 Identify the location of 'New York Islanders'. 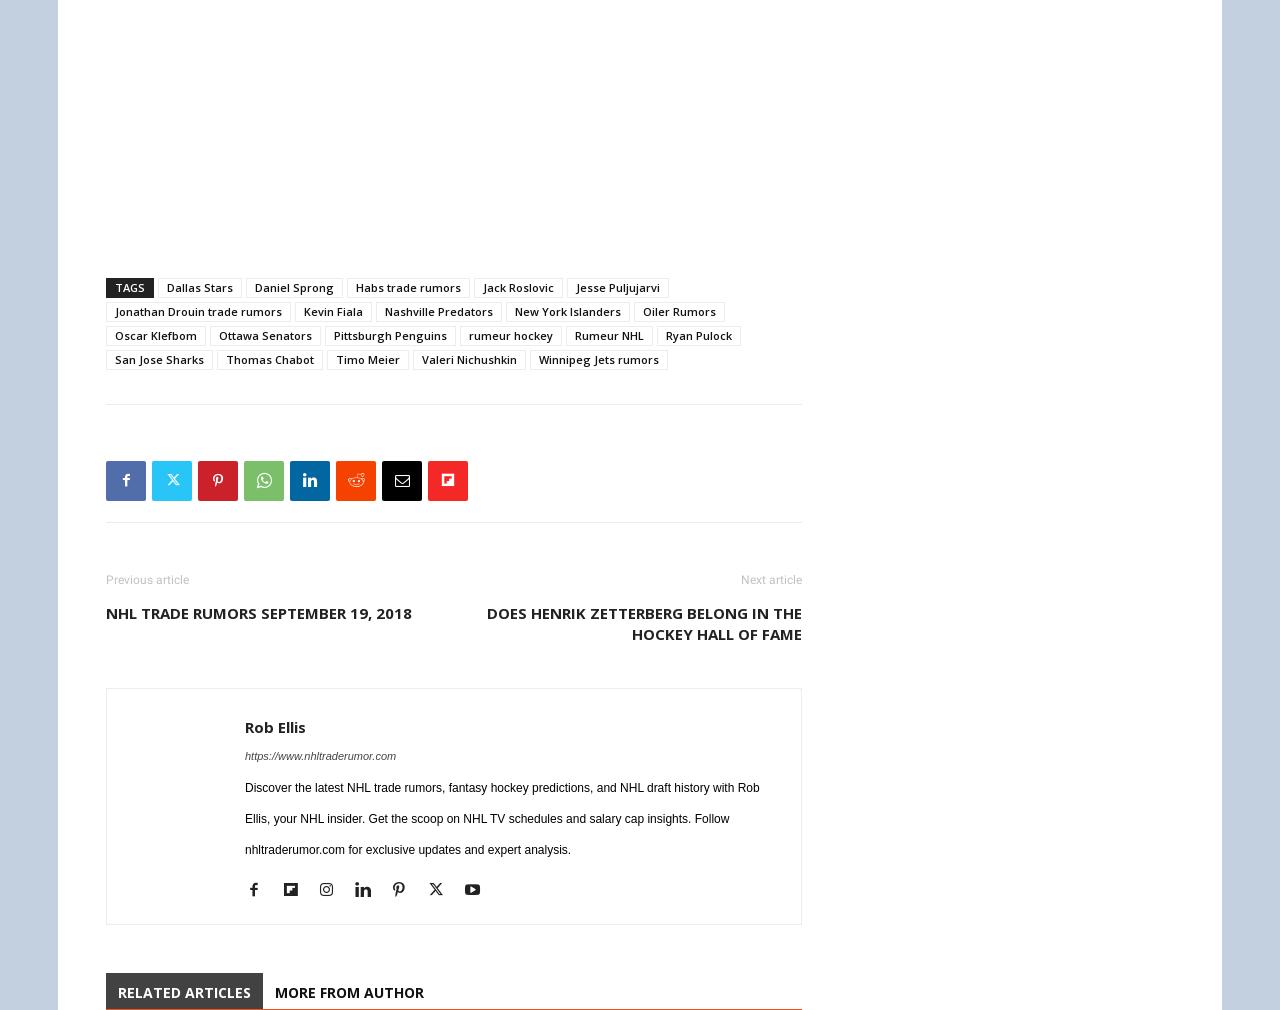
(566, 310).